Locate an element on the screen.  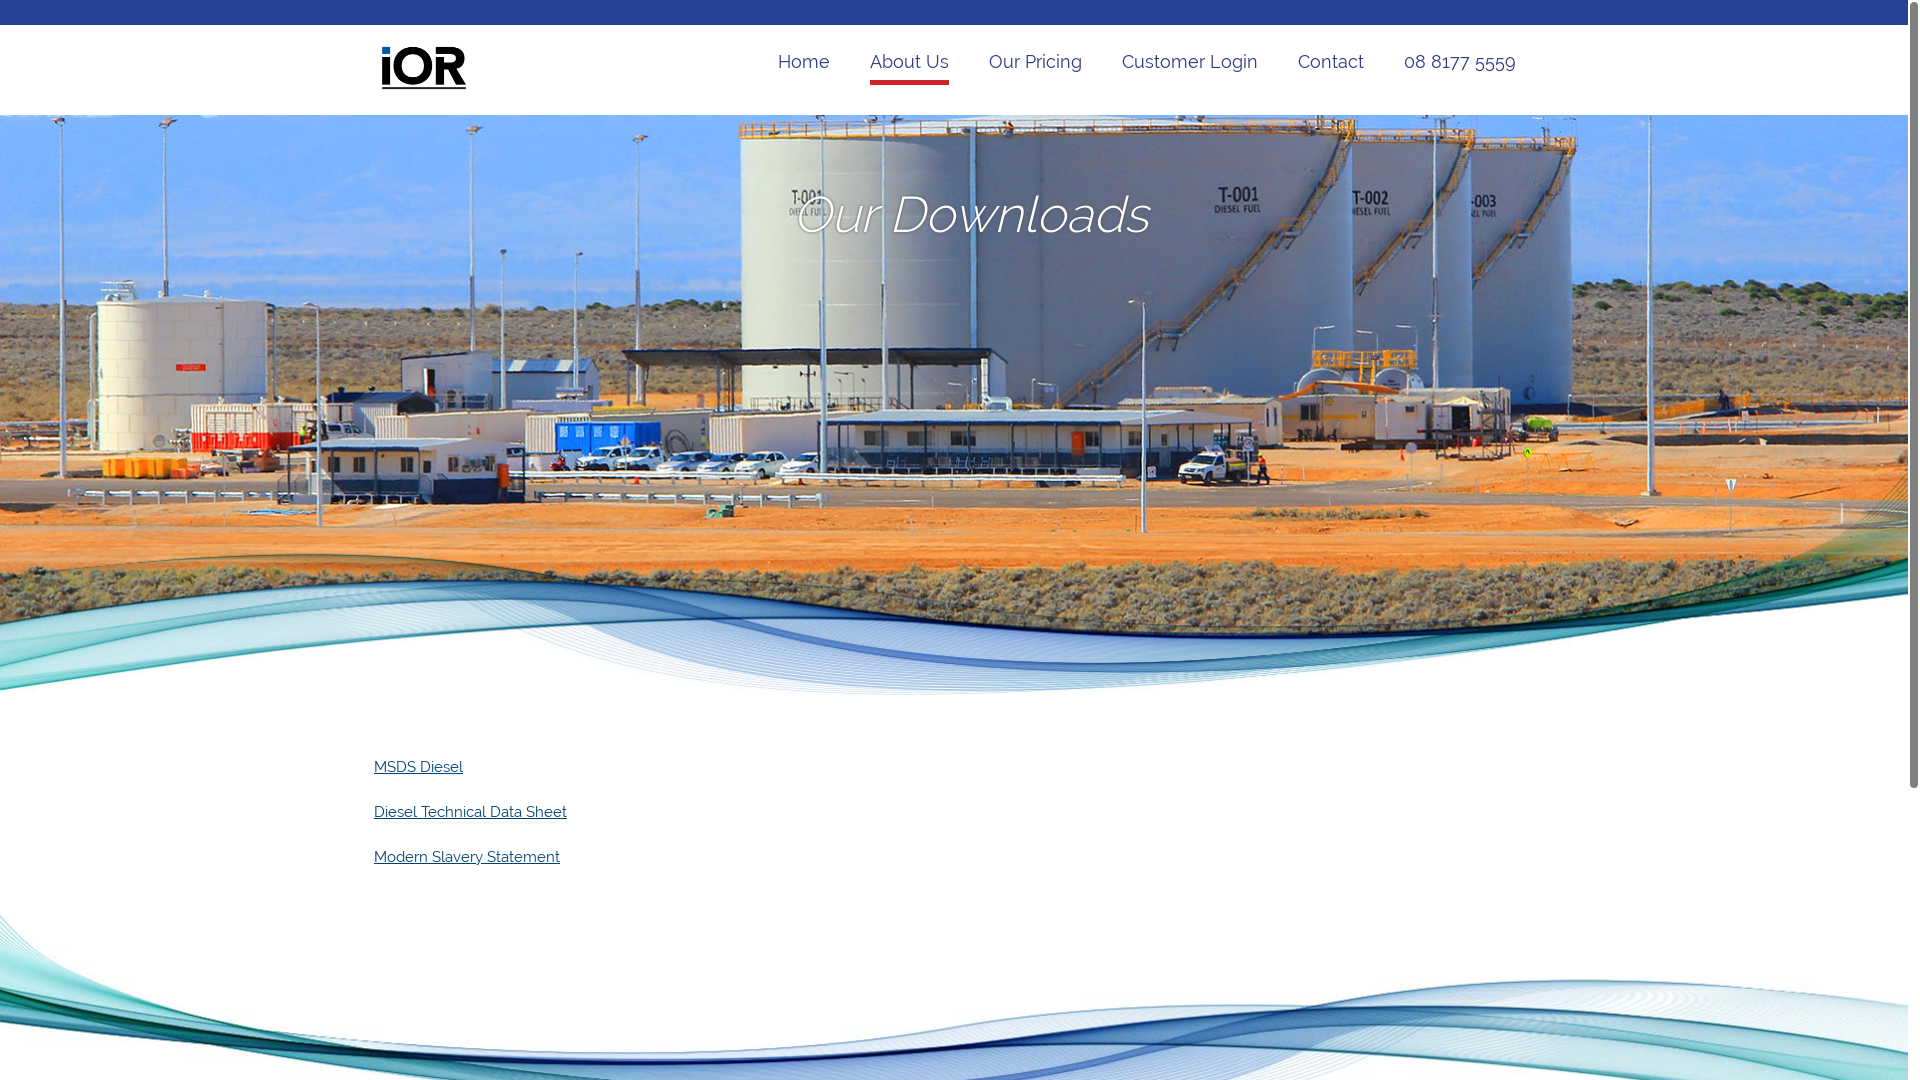
'08 8177 5559' is located at coordinates (1459, 63).